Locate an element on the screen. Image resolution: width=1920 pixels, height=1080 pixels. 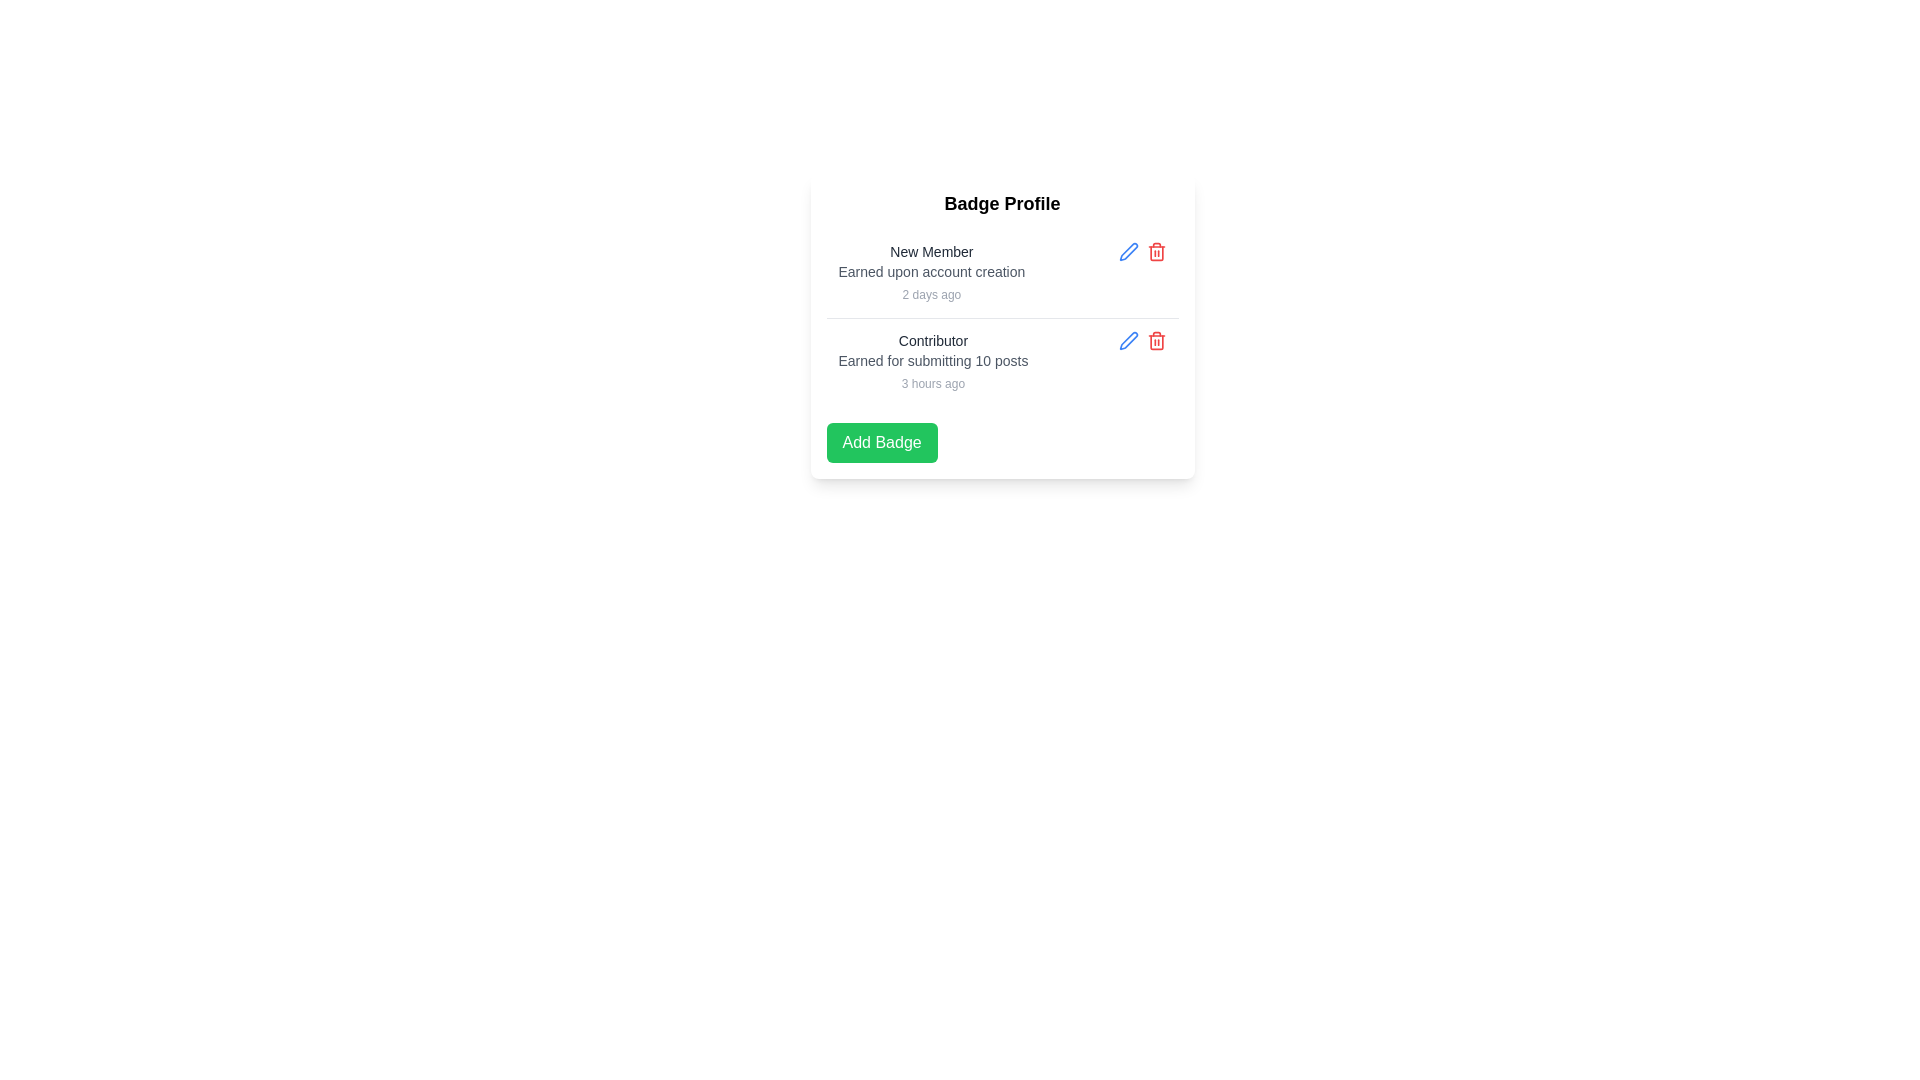
the delete icon button located next to the blue edit icon in the 'Badge Profile' section is located at coordinates (1156, 339).